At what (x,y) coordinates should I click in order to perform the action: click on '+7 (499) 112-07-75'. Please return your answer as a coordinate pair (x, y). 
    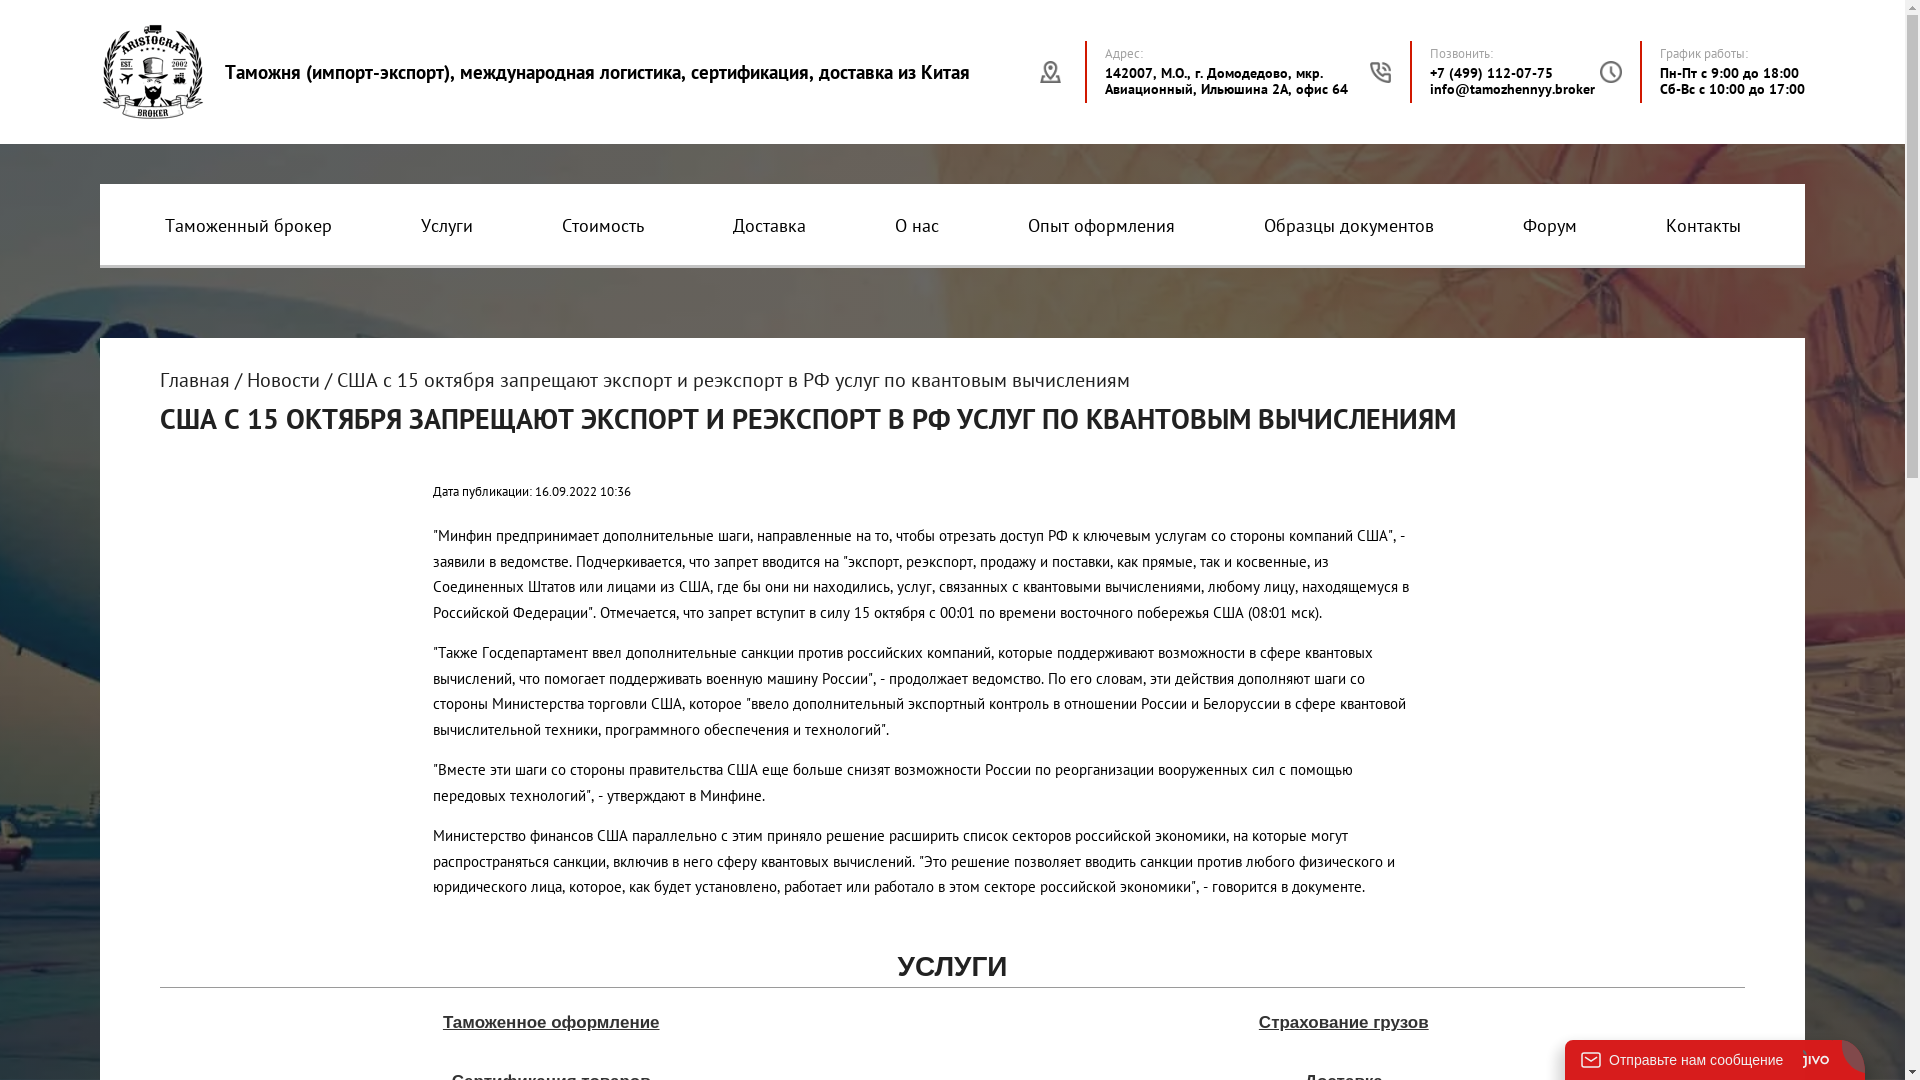
    Looking at the image, I should click on (1491, 72).